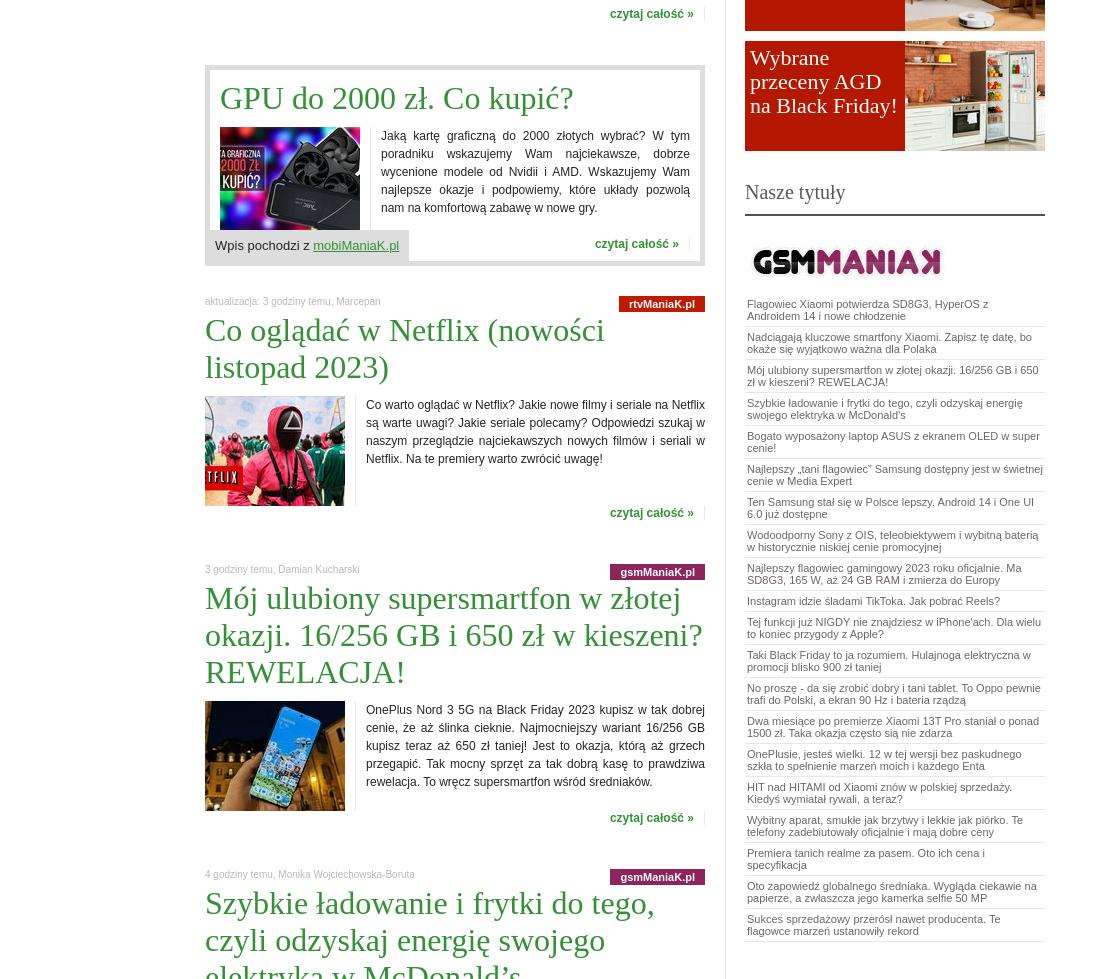  What do you see at coordinates (746, 857) in the screenshot?
I see `'Premiera tanich realme za pasem. Oto ich cena i specyfikacja'` at bounding box center [746, 857].